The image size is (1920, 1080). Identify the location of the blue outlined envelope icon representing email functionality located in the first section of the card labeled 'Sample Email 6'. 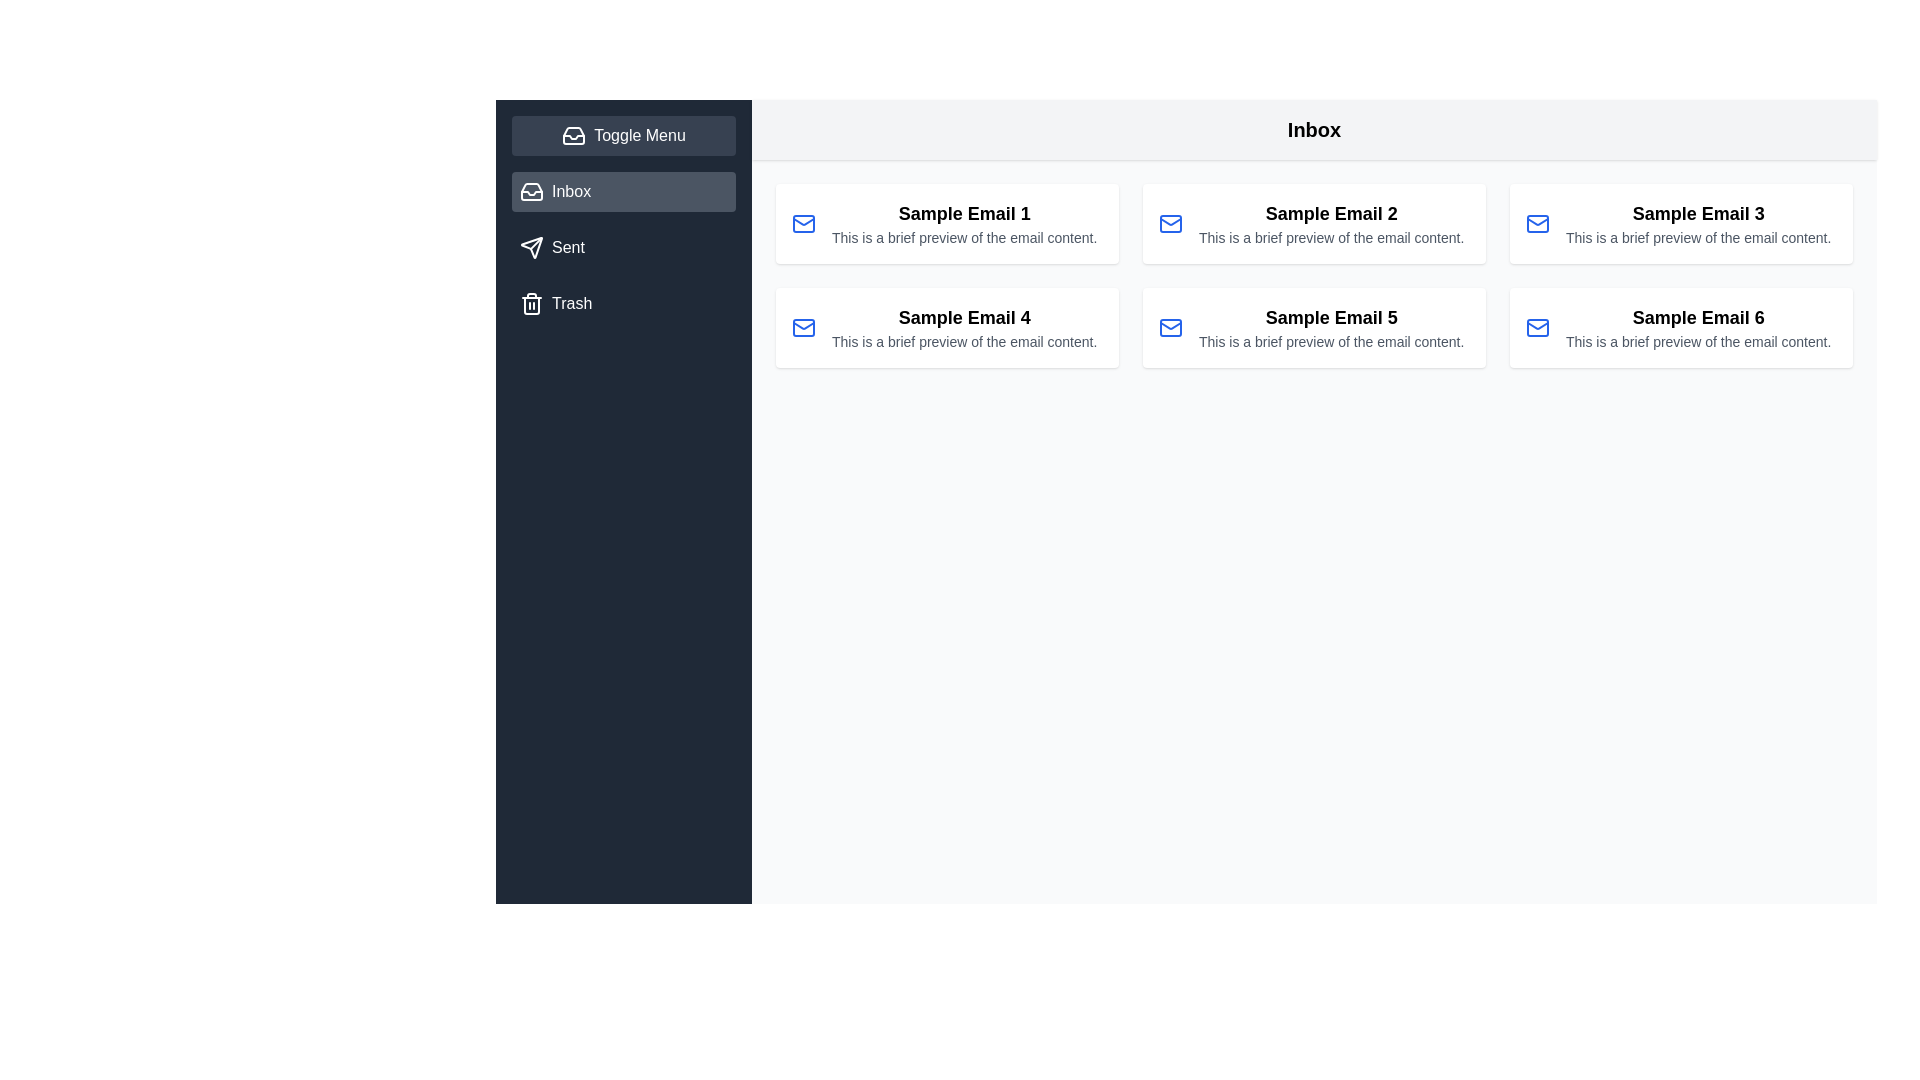
(1536, 326).